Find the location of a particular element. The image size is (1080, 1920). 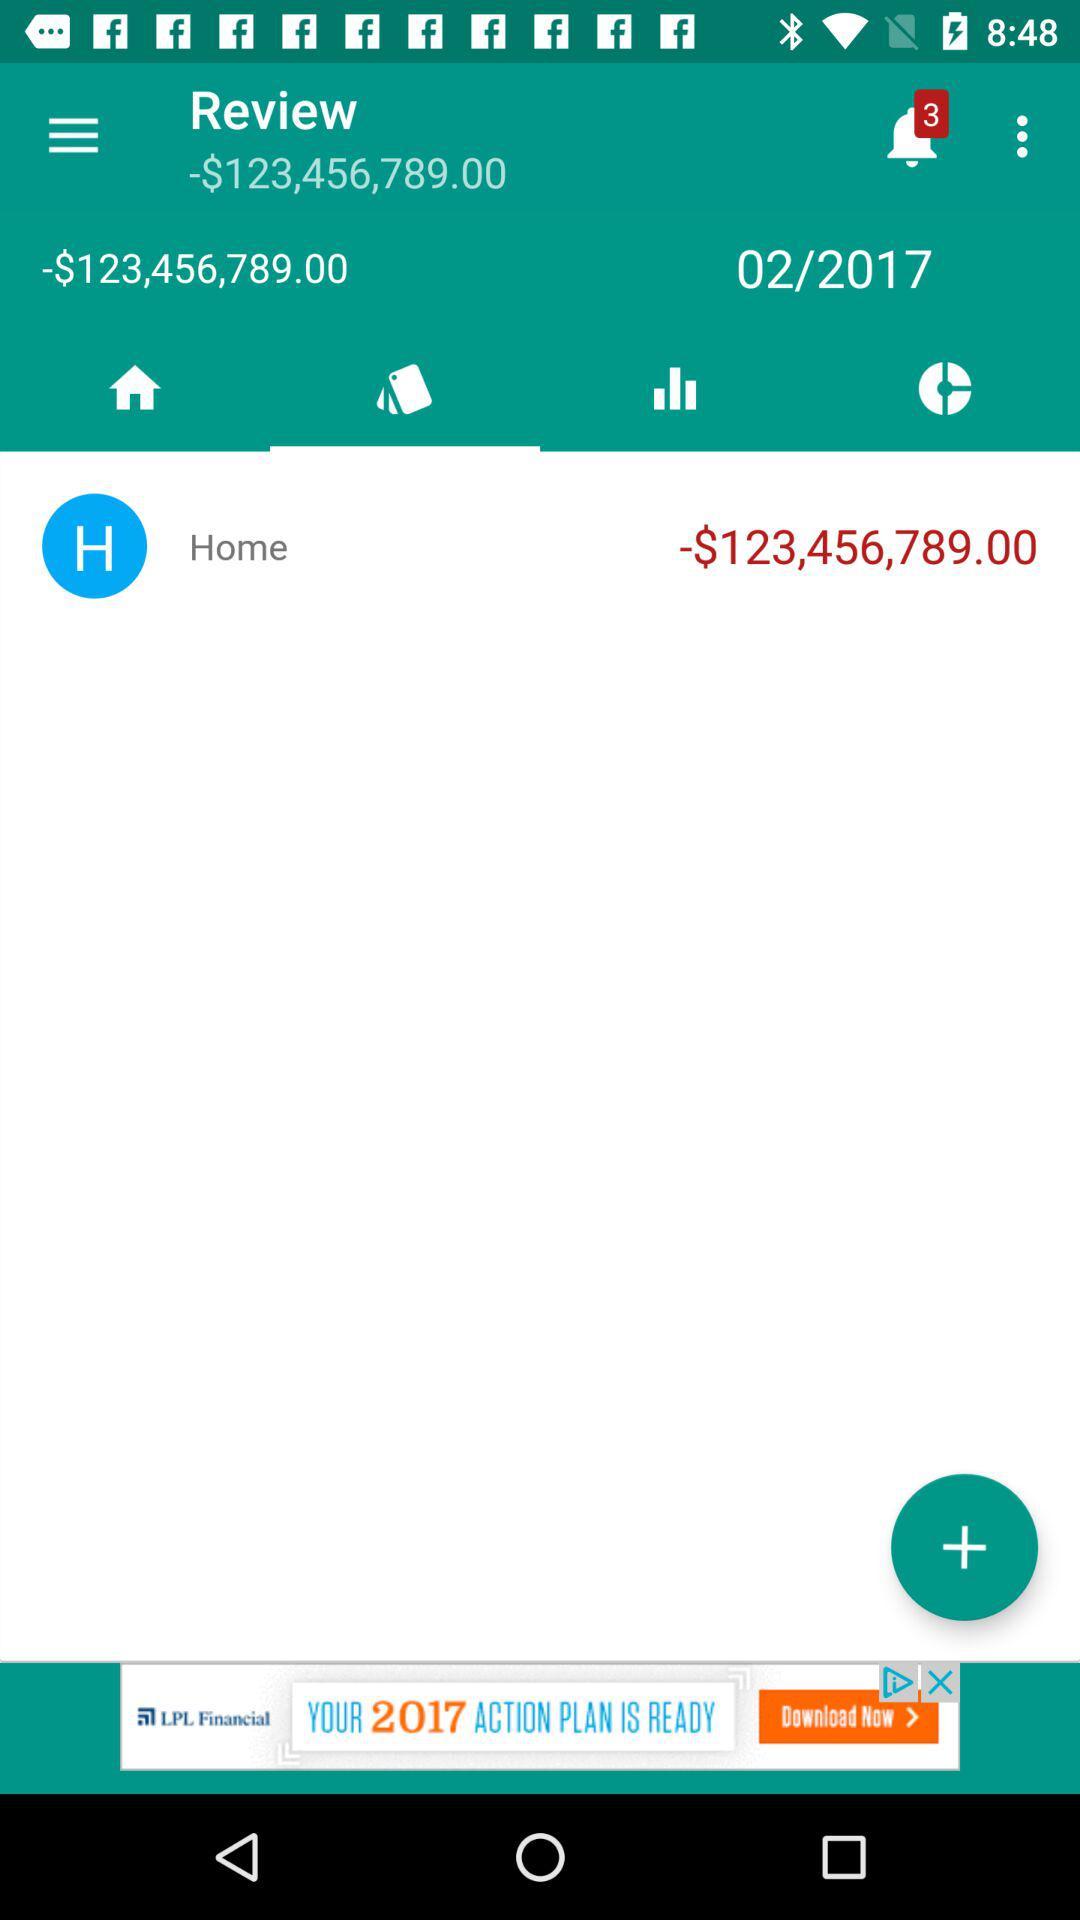

open advertisement is located at coordinates (540, 1727).